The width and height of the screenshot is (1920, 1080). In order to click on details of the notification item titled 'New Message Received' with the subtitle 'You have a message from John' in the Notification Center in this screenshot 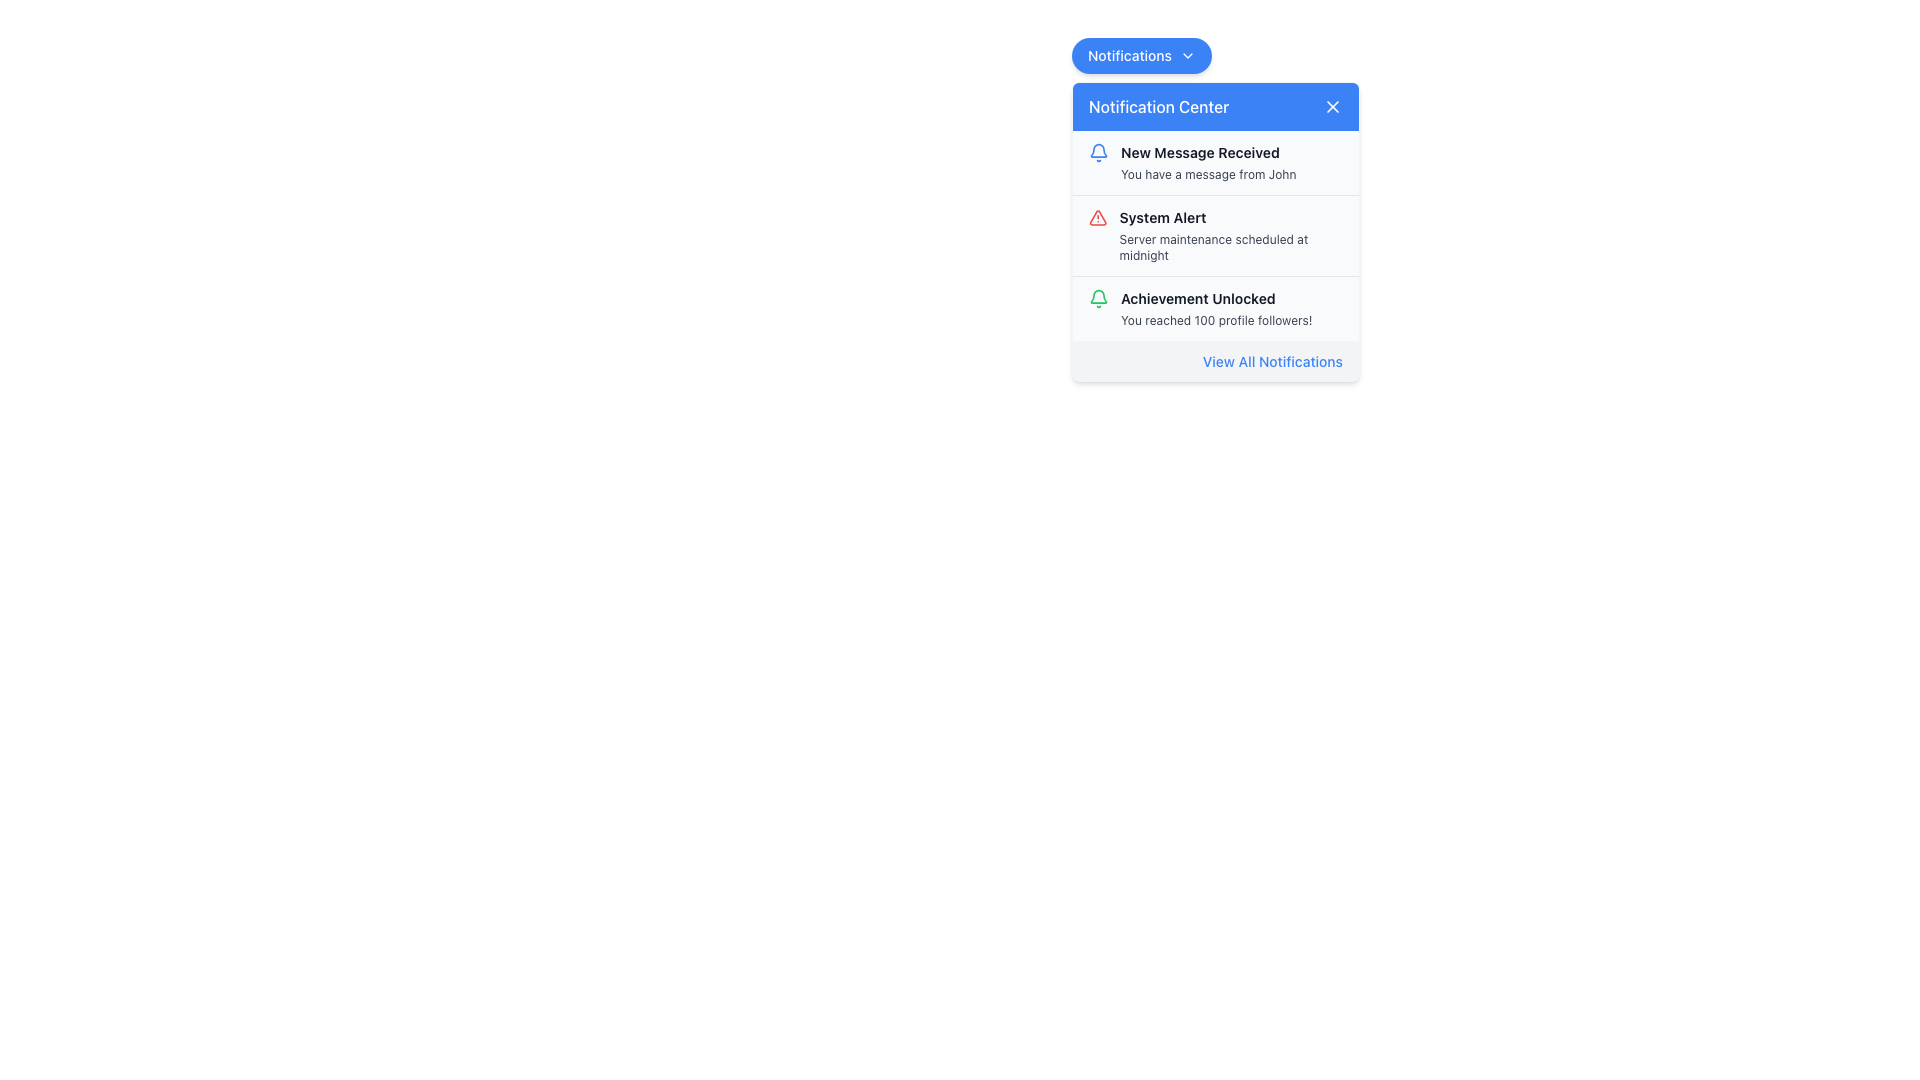, I will do `click(1214, 161)`.